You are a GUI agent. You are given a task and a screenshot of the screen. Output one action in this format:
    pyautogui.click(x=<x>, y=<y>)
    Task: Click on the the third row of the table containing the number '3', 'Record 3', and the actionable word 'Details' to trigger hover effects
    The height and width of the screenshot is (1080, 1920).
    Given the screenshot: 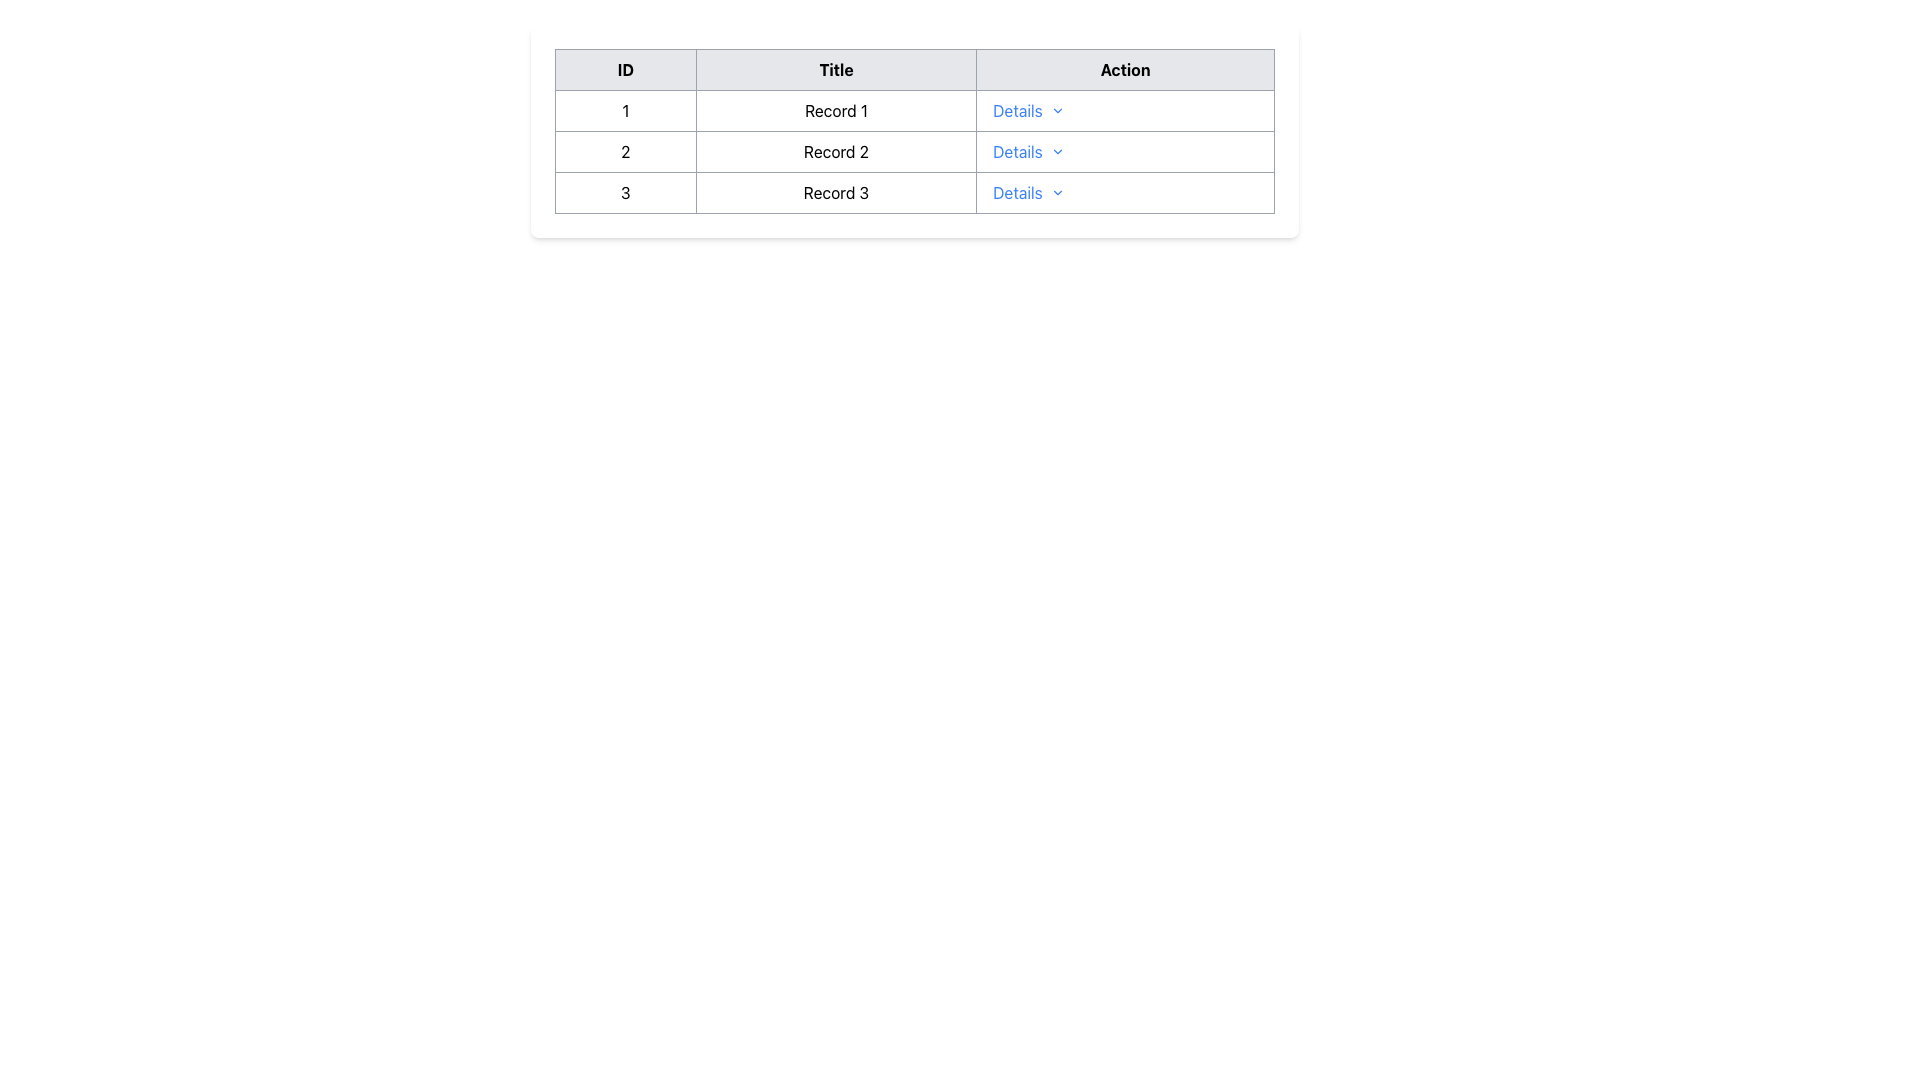 What is the action you would take?
    pyautogui.click(x=914, y=192)
    